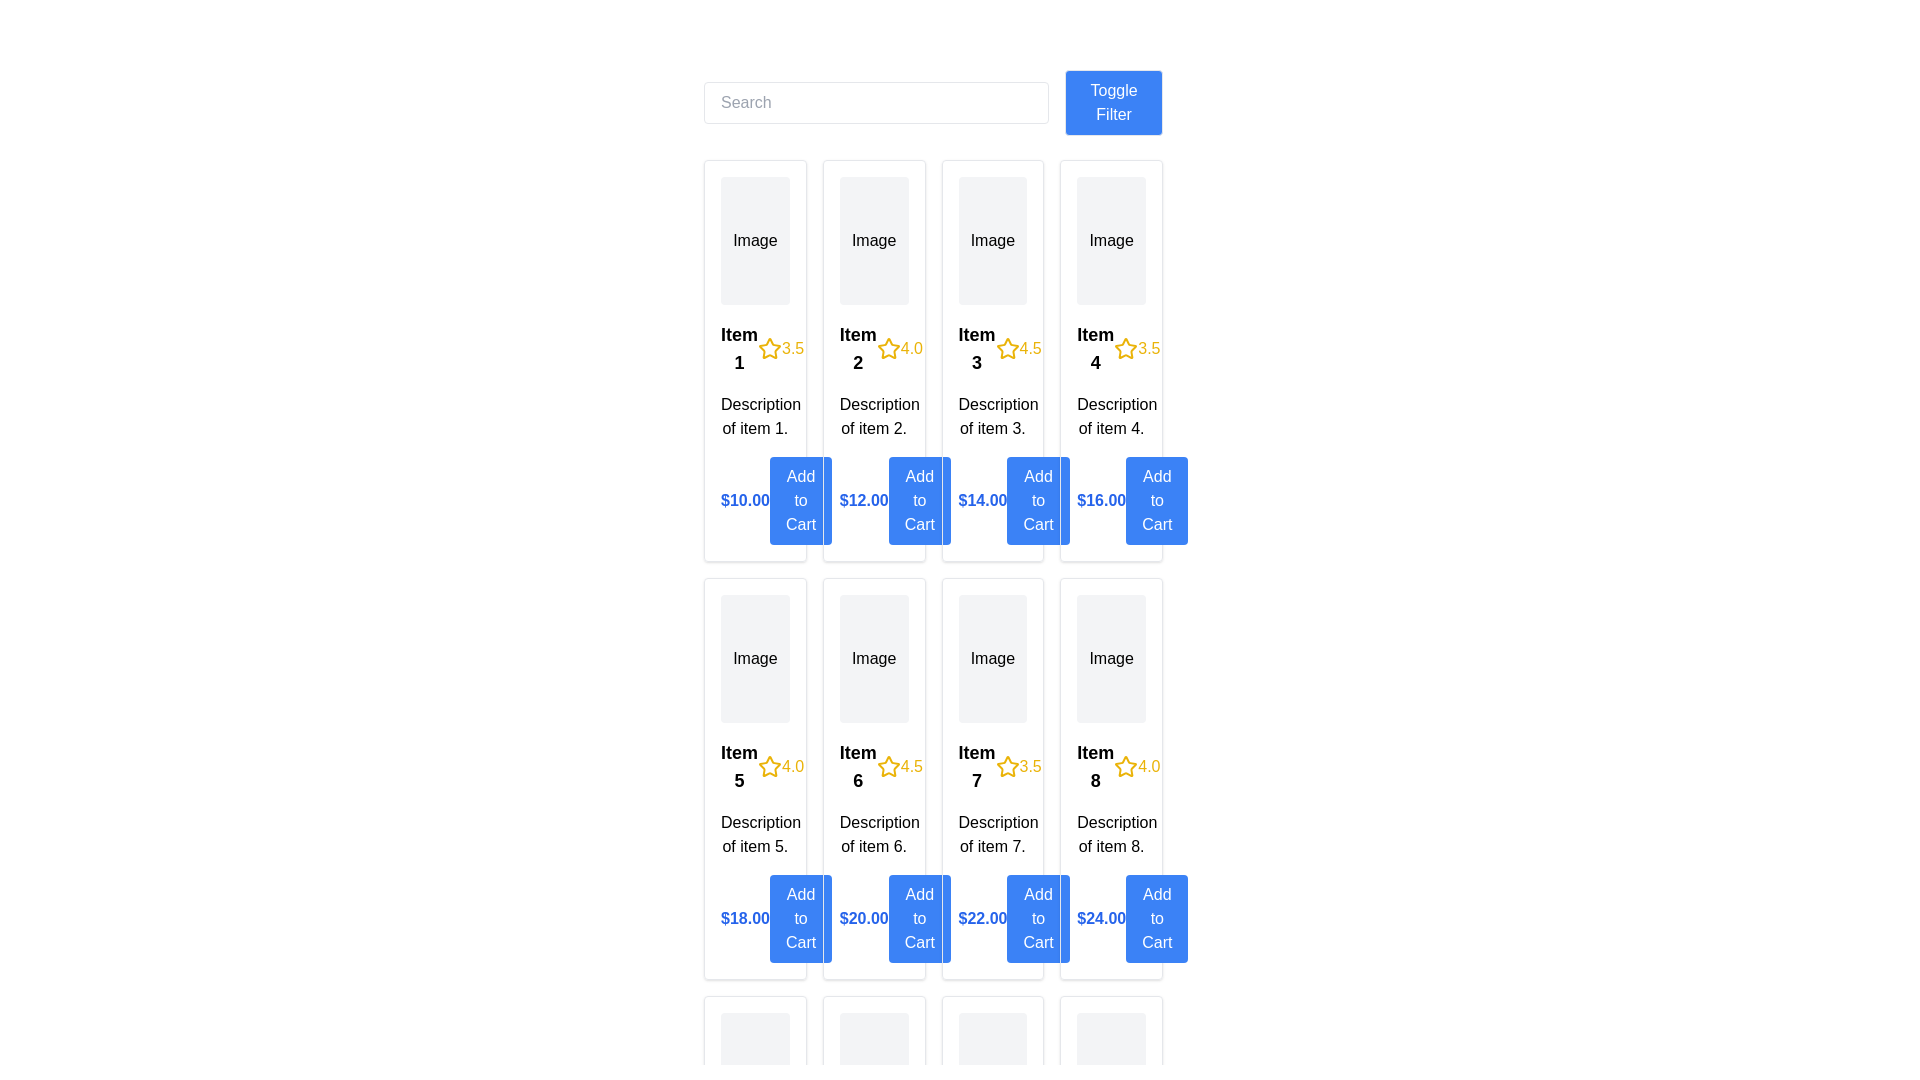 Image resolution: width=1920 pixels, height=1080 pixels. What do you see at coordinates (1157, 500) in the screenshot?
I see `the 'Add to Cart' button, which is a rectangular button with rounded corners, blue background, and white text centered within it` at bounding box center [1157, 500].